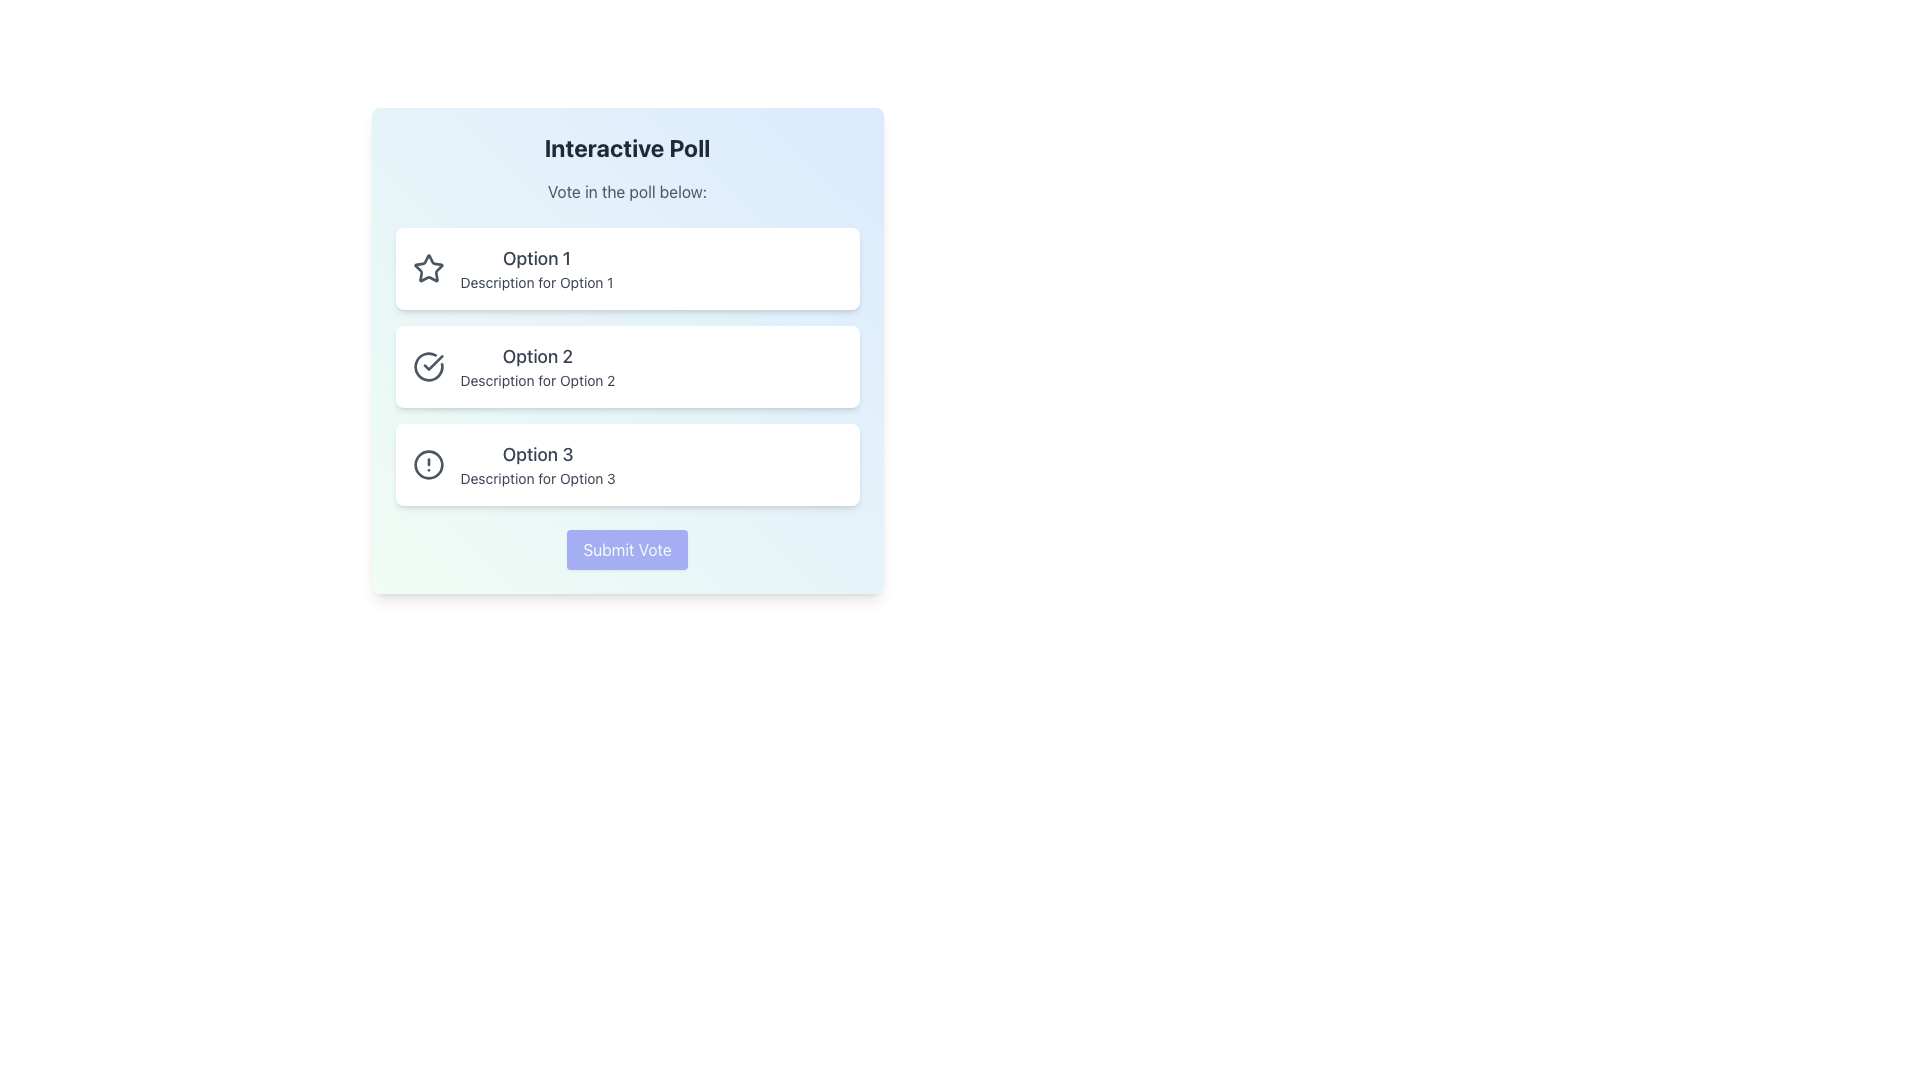  What do you see at coordinates (537, 381) in the screenshot?
I see `the informational label that provides clarification about 'Option 2', located directly below the 'Option 2' text` at bounding box center [537, 381].